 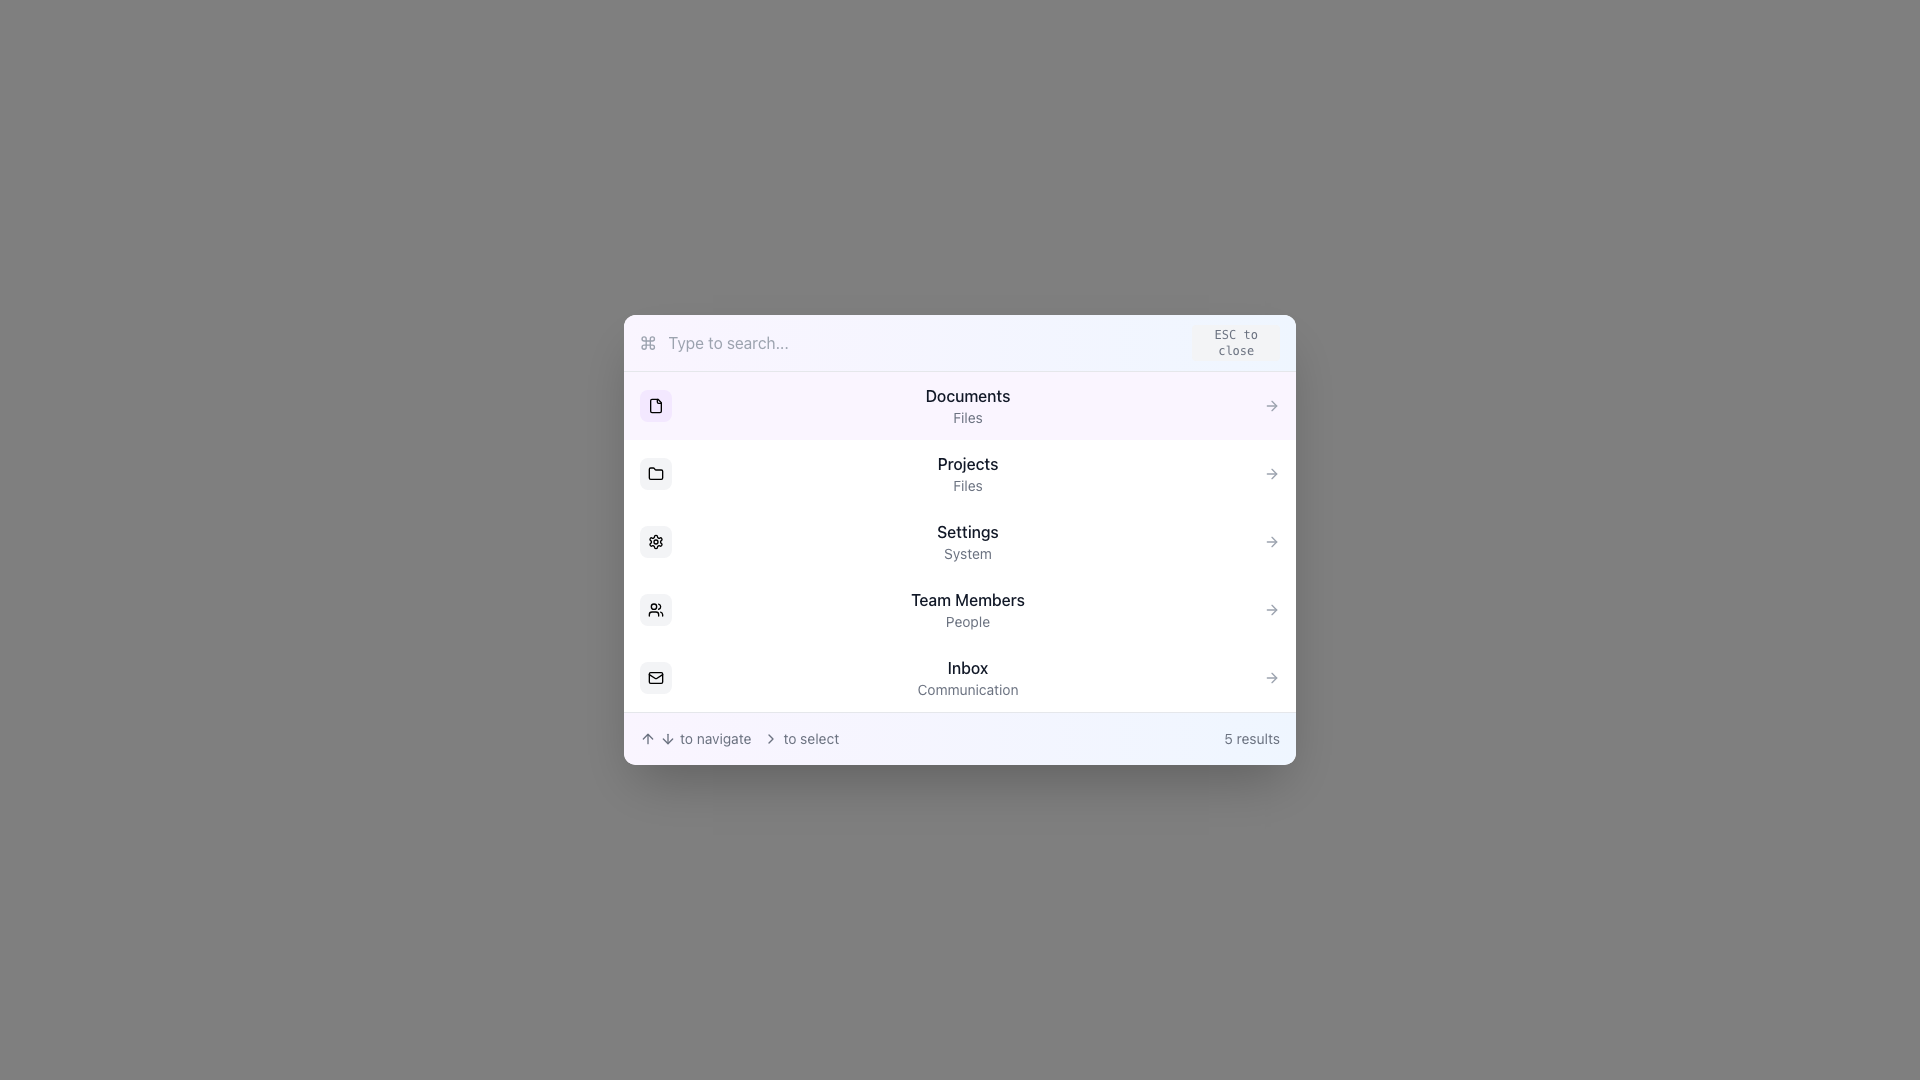 I want to click on the 'Team Members' navigation menu item, which is a horizontally aligned list item with rounded corners, containing bold text and a right-pointing chevron icon, so click(x=960, y=608).